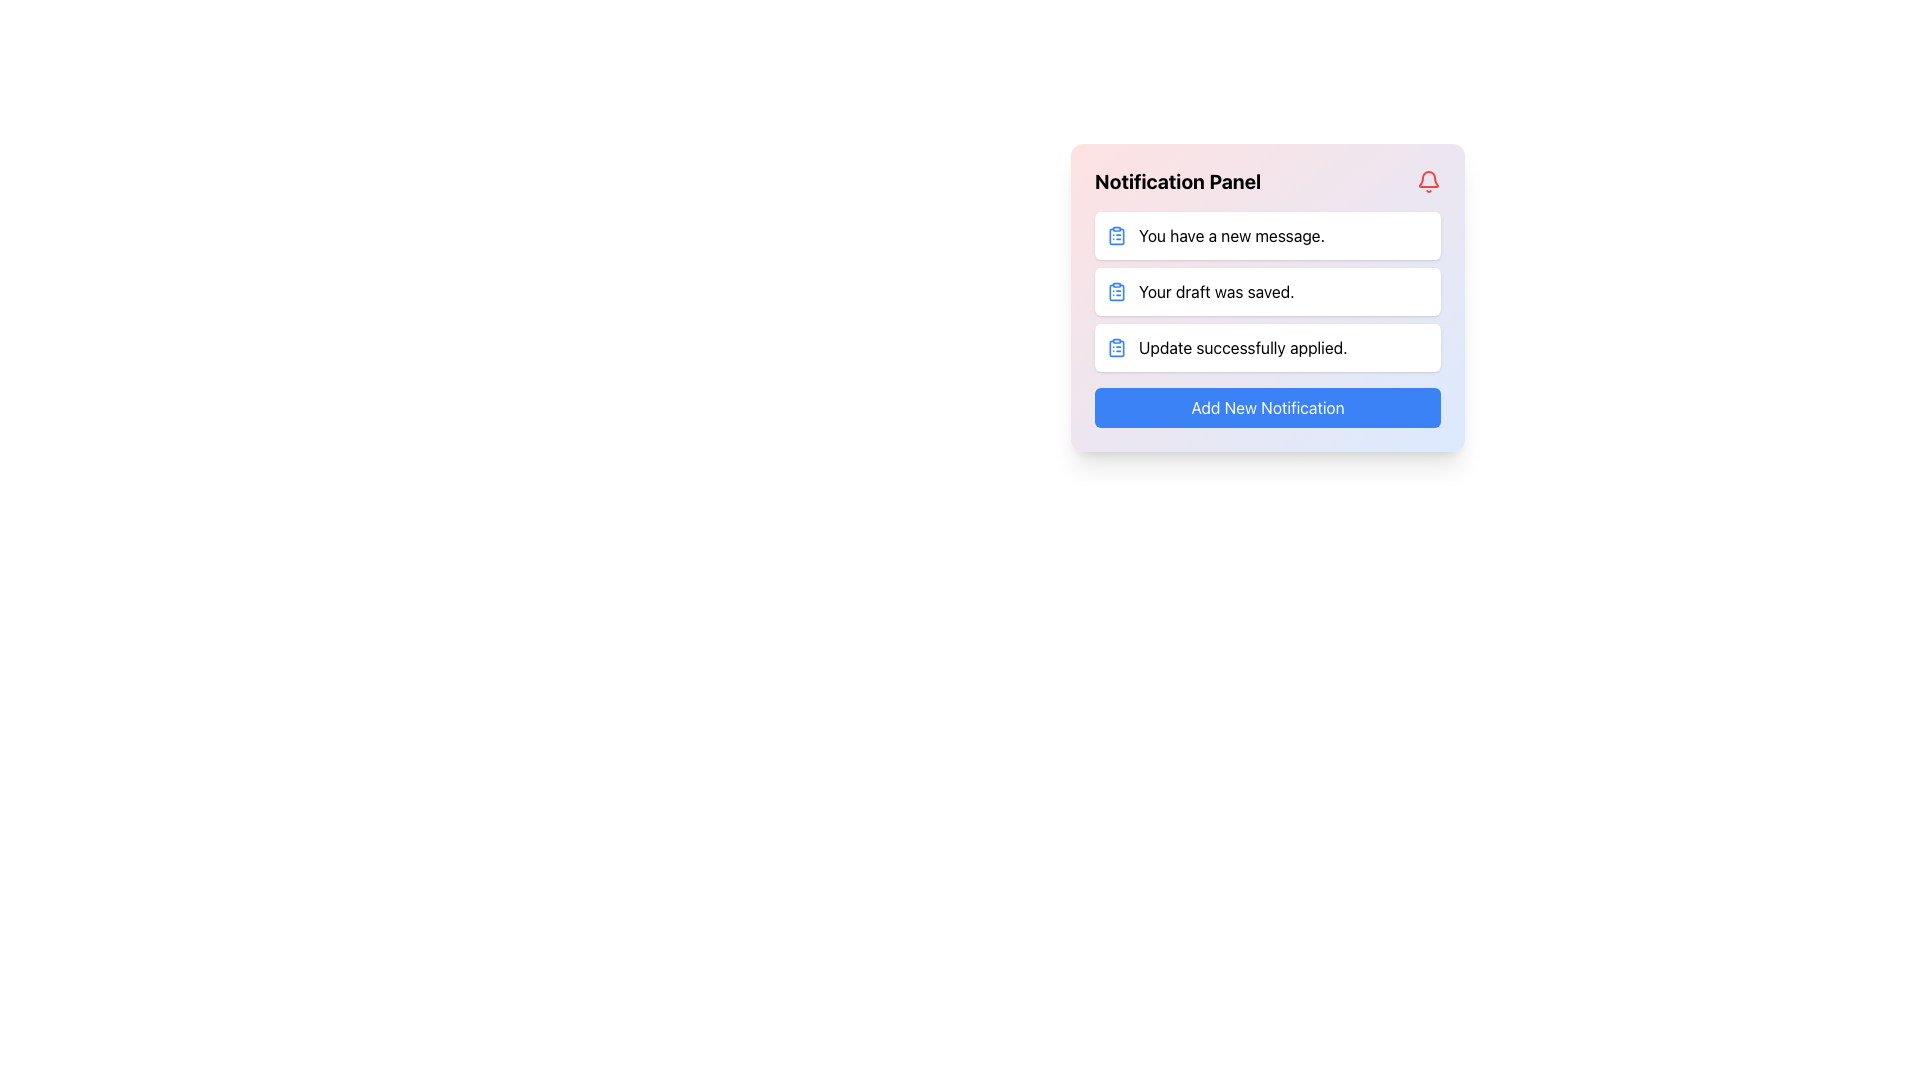 The width and height of the screenshot is (1920, 1080). What do you see at coordinates (1242, 346) in the screenshot?
I see `the third notification message in the Notification Panel, which informs the user about the successful application of an update` at bounding box center [1242, 346].